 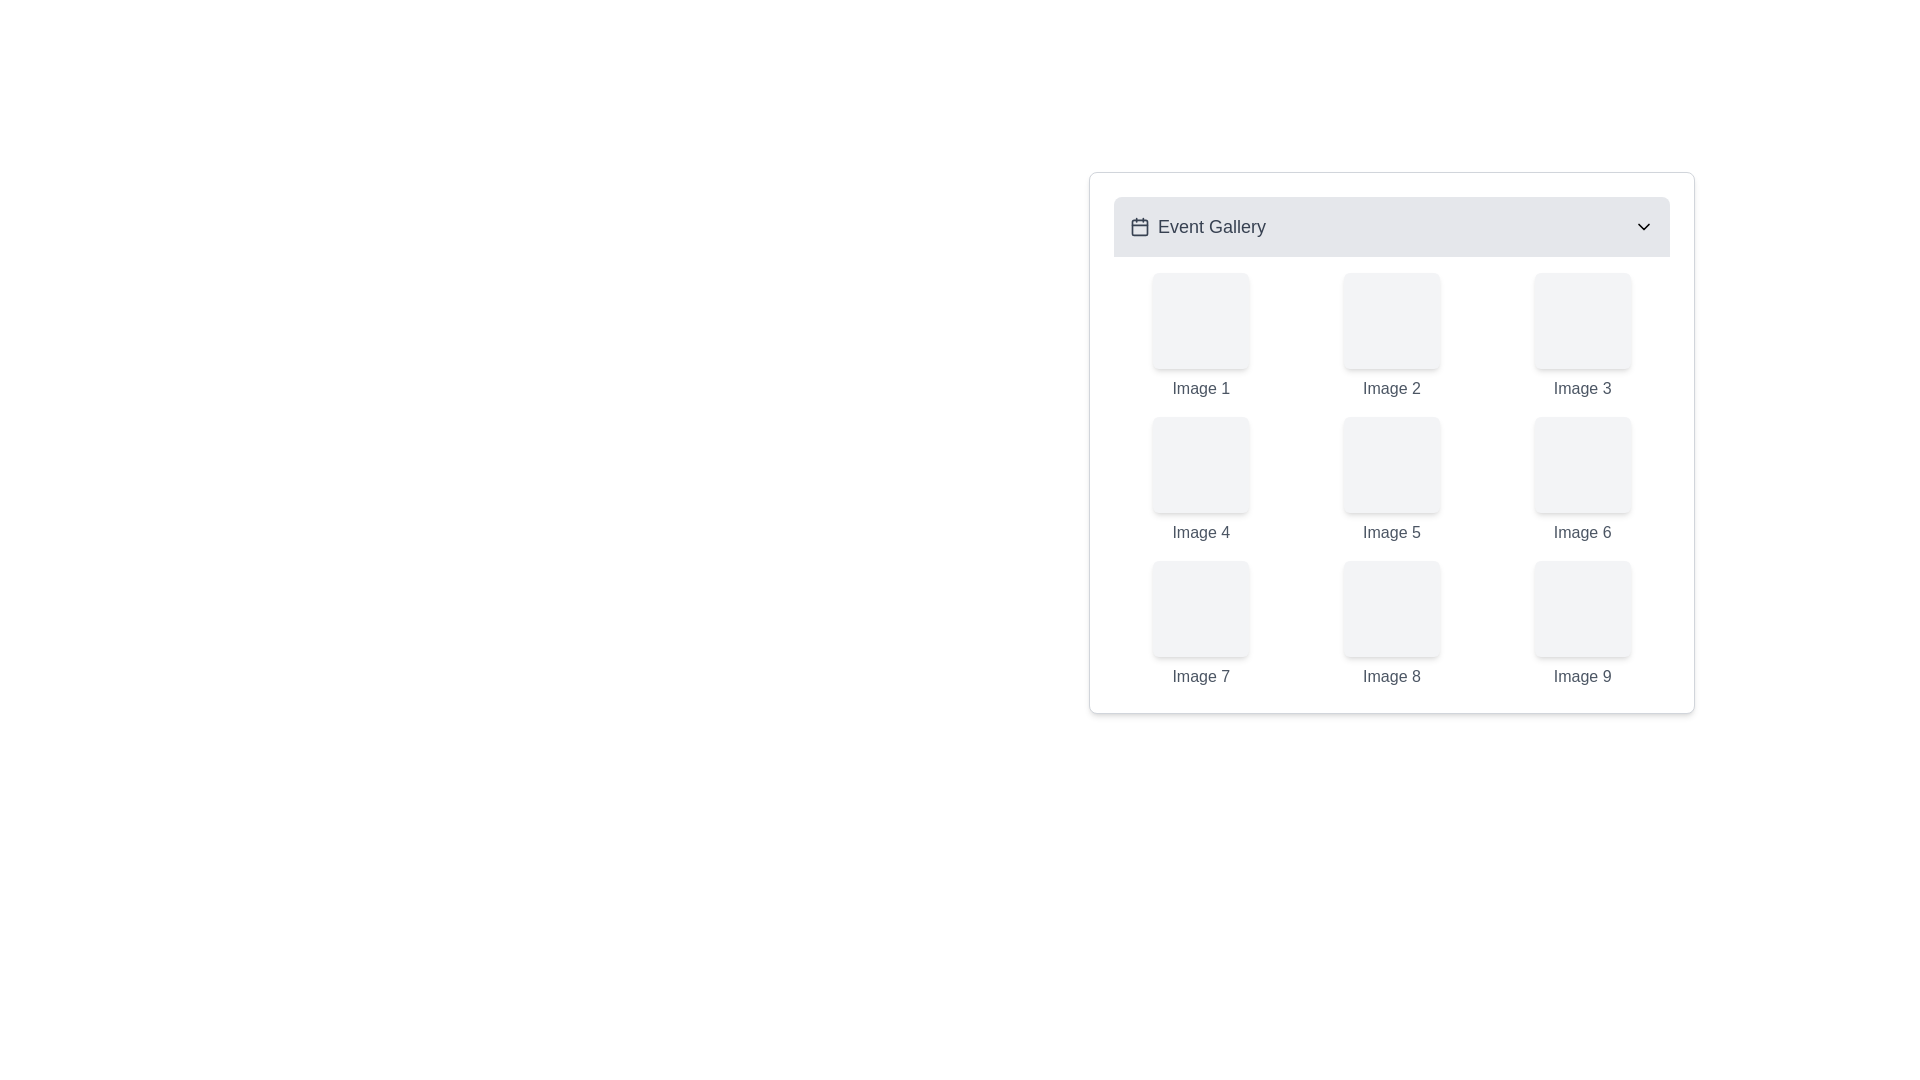 I want to click on the text label that serves as a descriptor for the image in the third column of the third row in the gallery interface, so click(x=1581, y=676).